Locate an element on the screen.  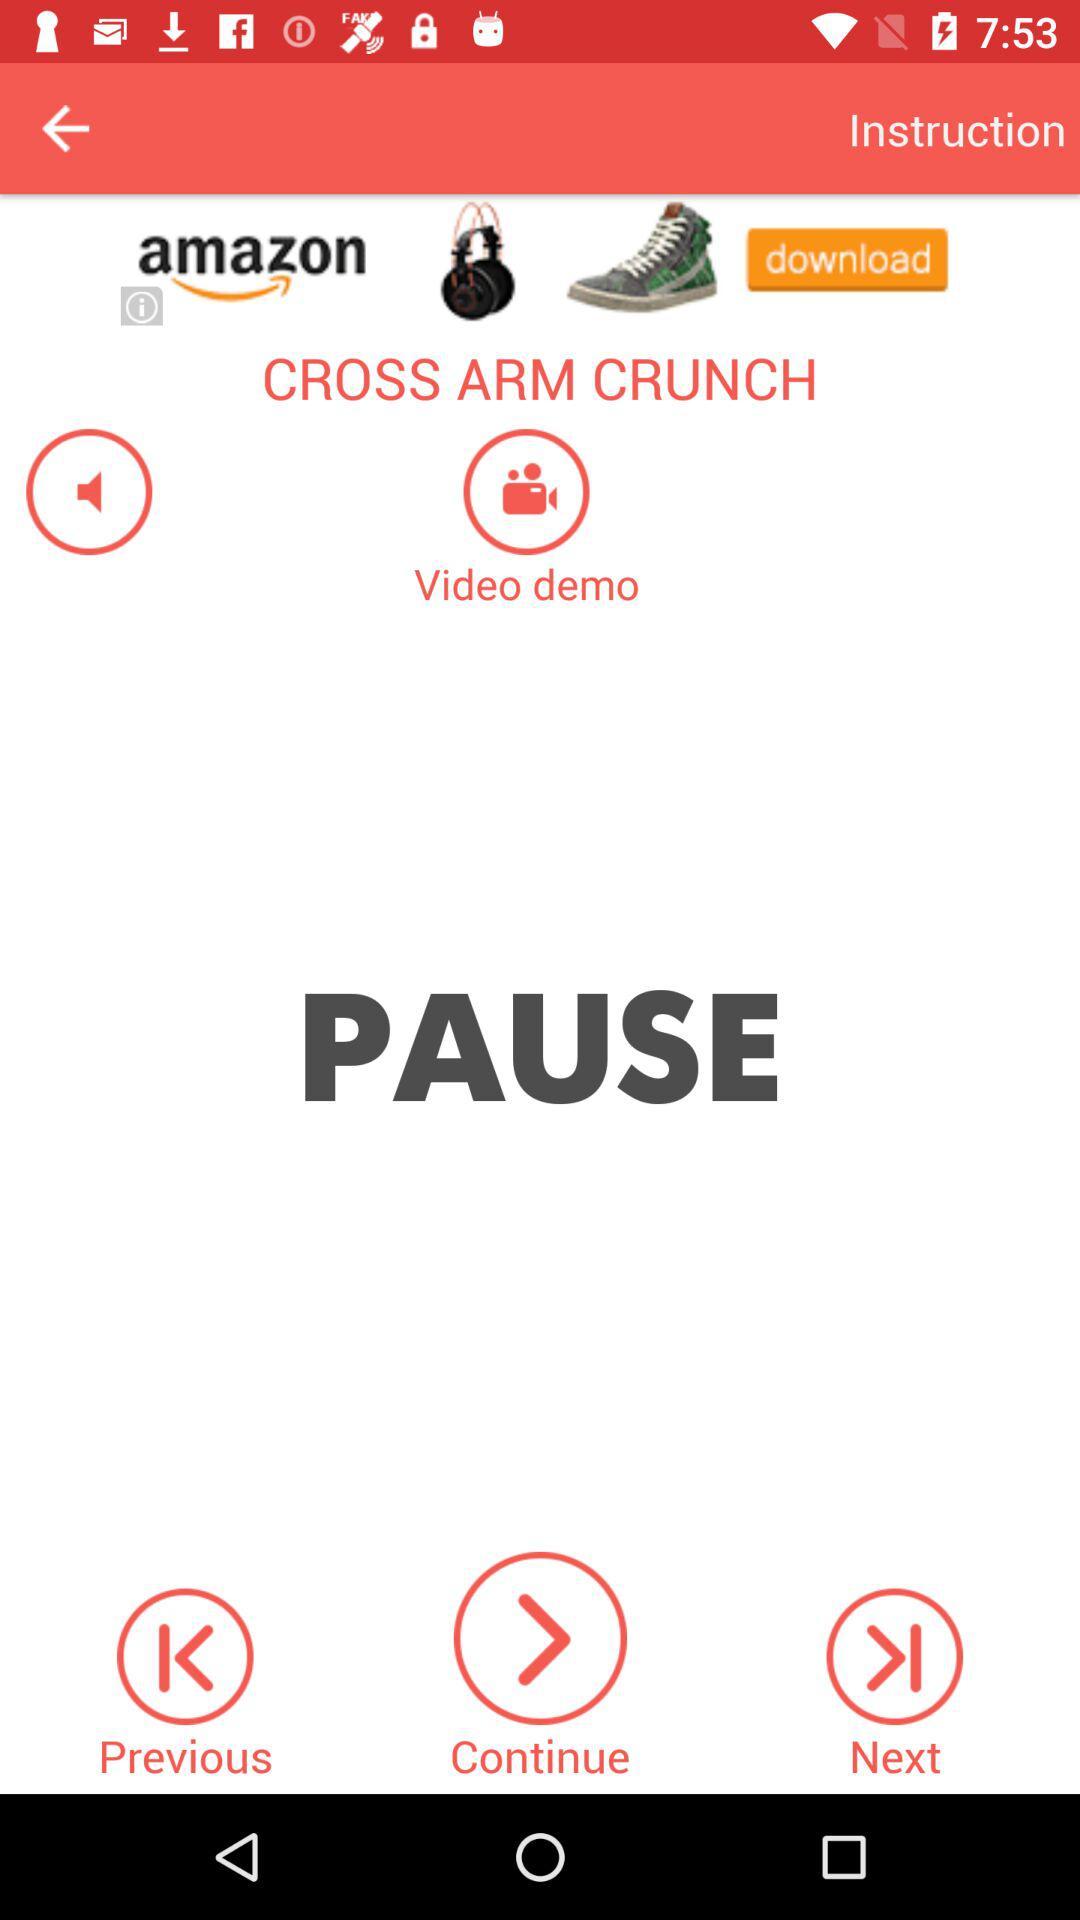
the website is located at coordinates (540, 258).